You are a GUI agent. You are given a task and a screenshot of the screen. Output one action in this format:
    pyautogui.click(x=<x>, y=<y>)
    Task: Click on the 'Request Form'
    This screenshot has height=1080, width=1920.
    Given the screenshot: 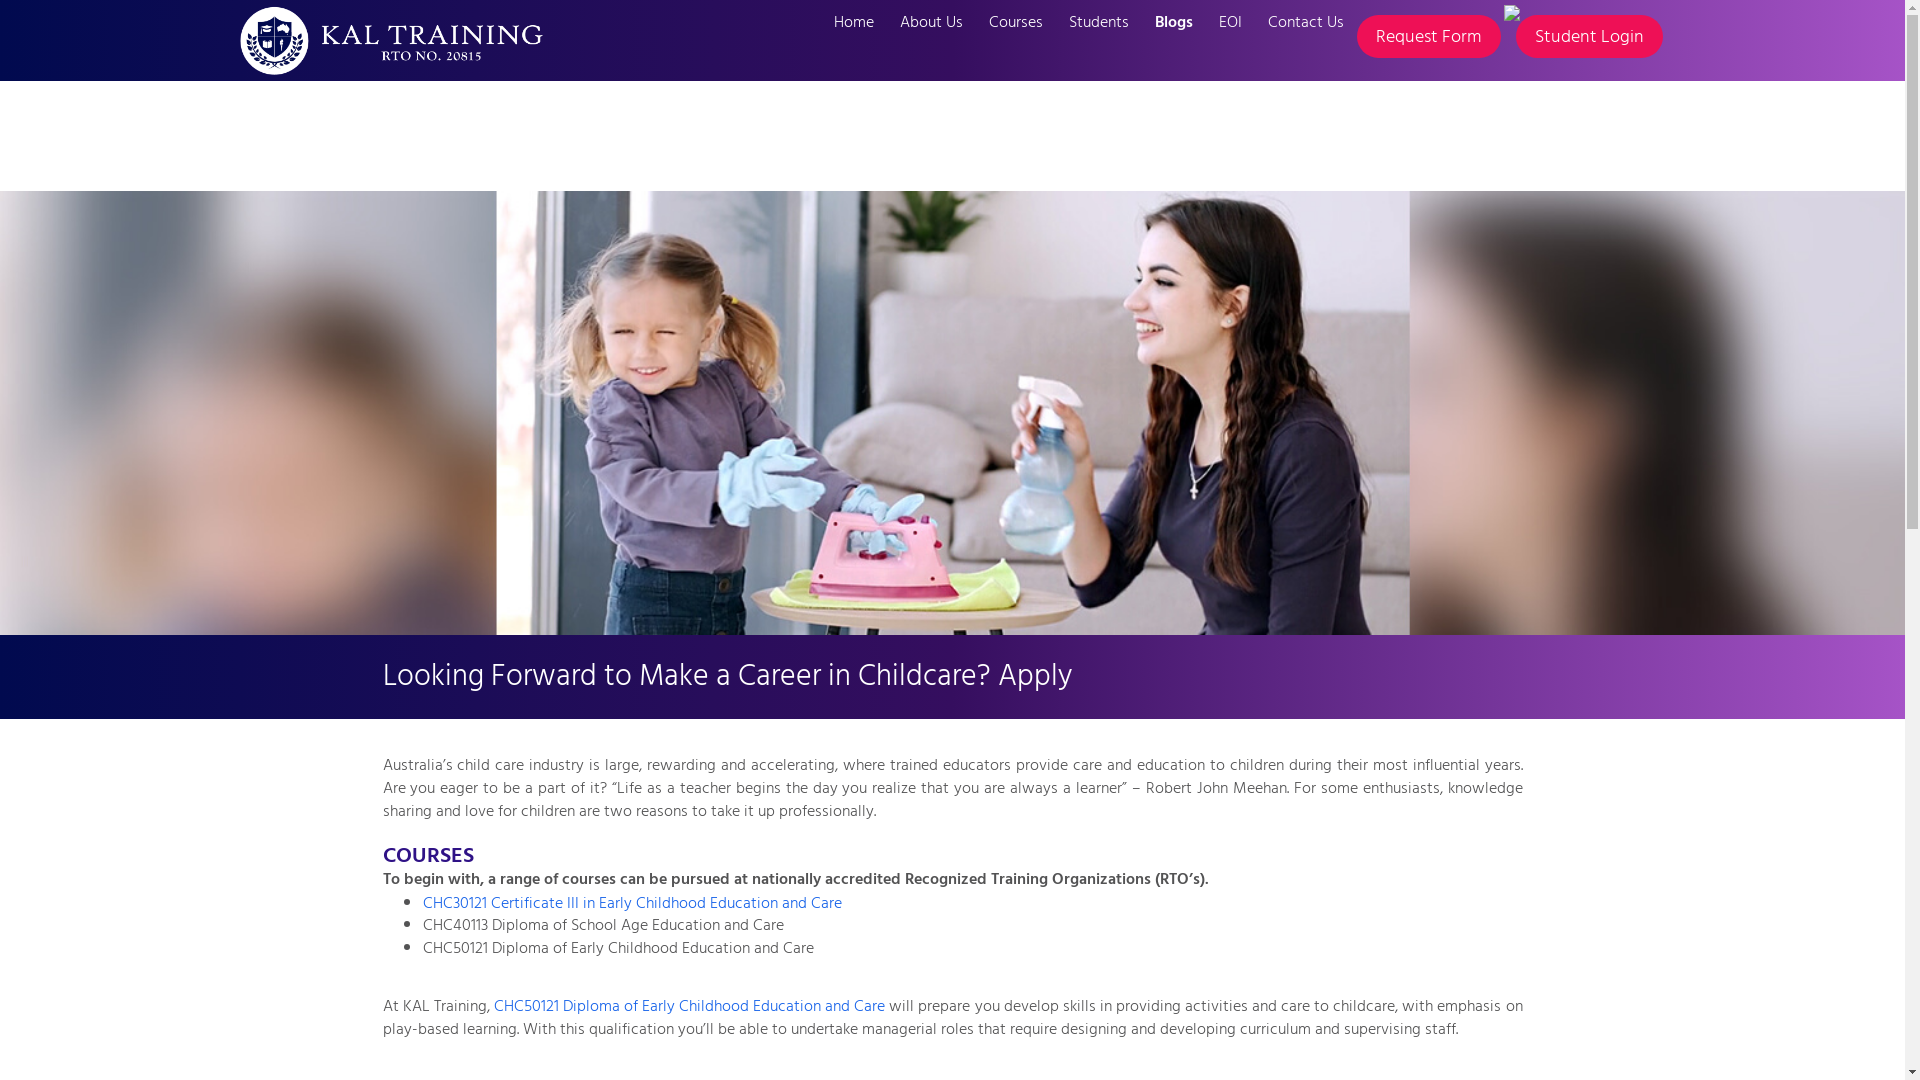 What is the action you would take?
    pyautogui.click(x=1427, y=35)
    